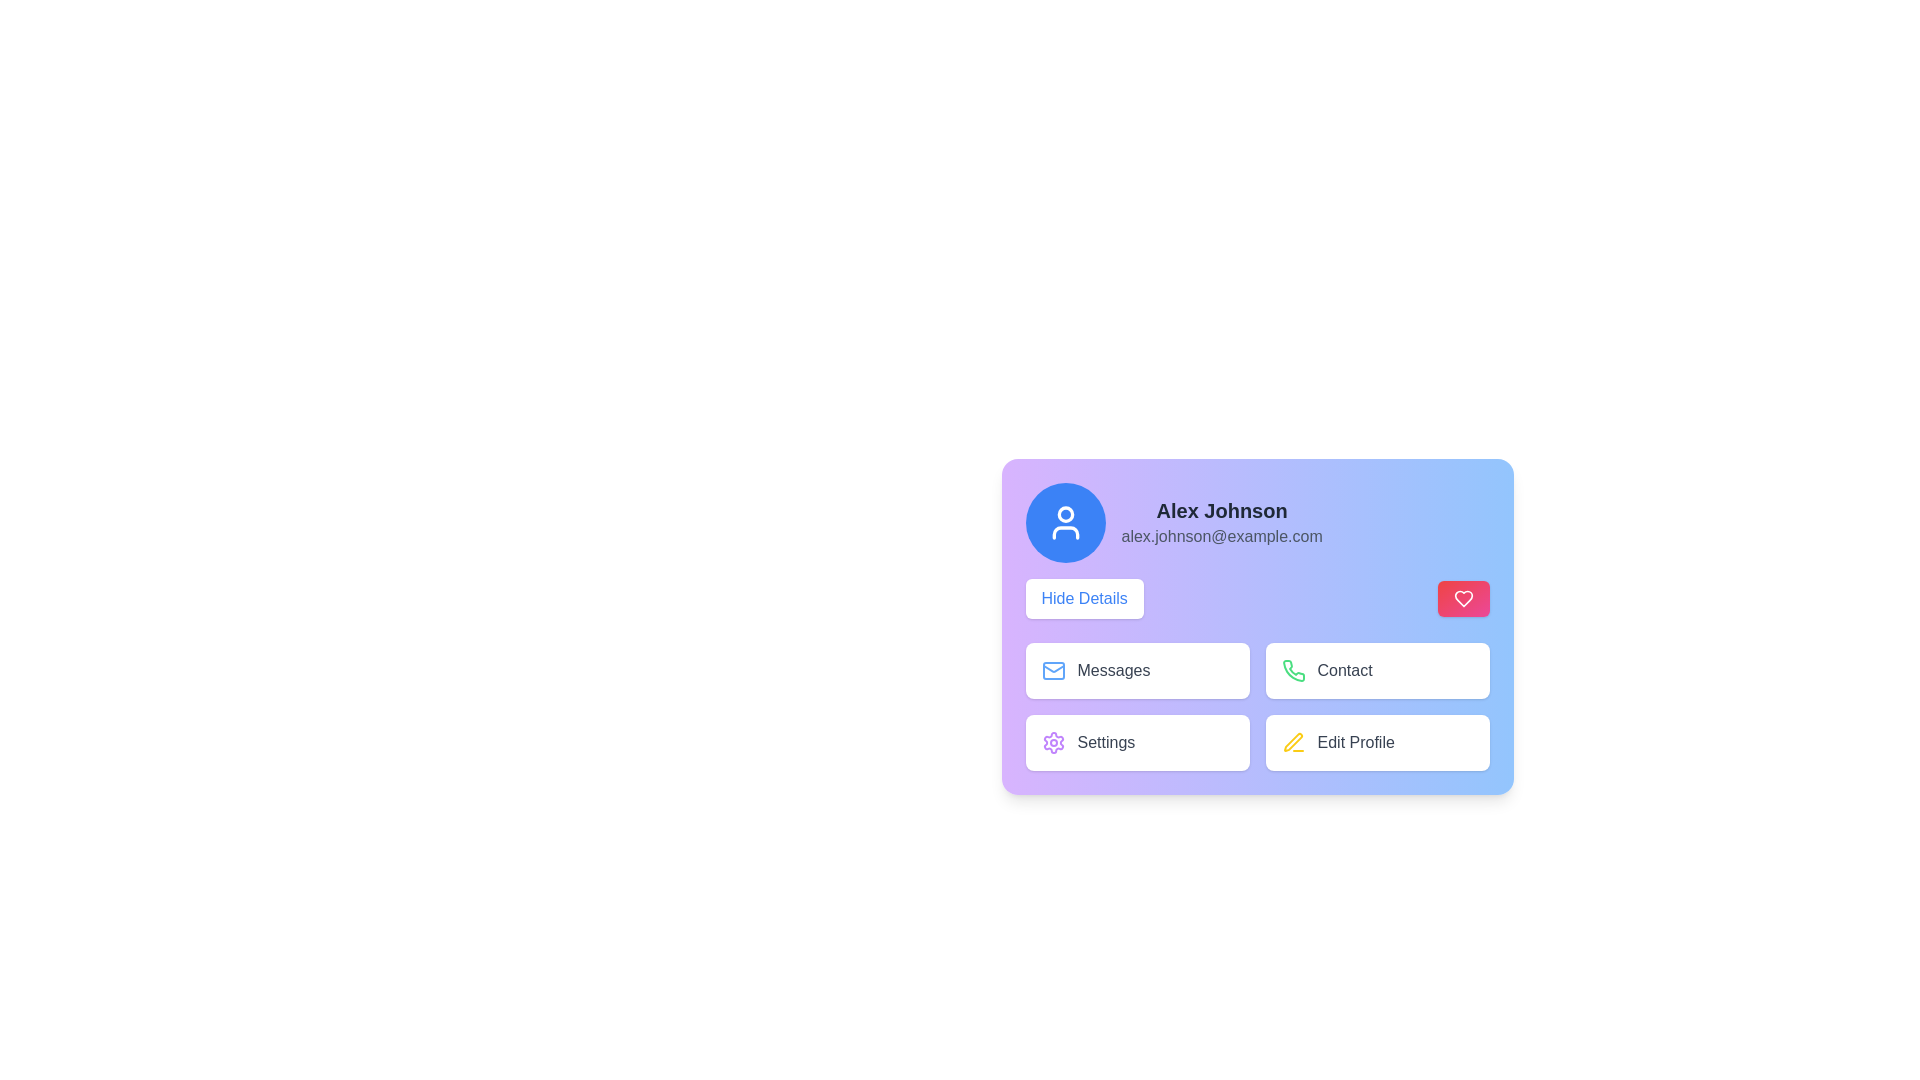 This screenshot has height=1080, width=1920. Describe the element at coordinates (1221, 509) in the screenshot. I see `the text label displaying the user's name in the upper portion of the user card, which serves as an identifier for the user` at that location.